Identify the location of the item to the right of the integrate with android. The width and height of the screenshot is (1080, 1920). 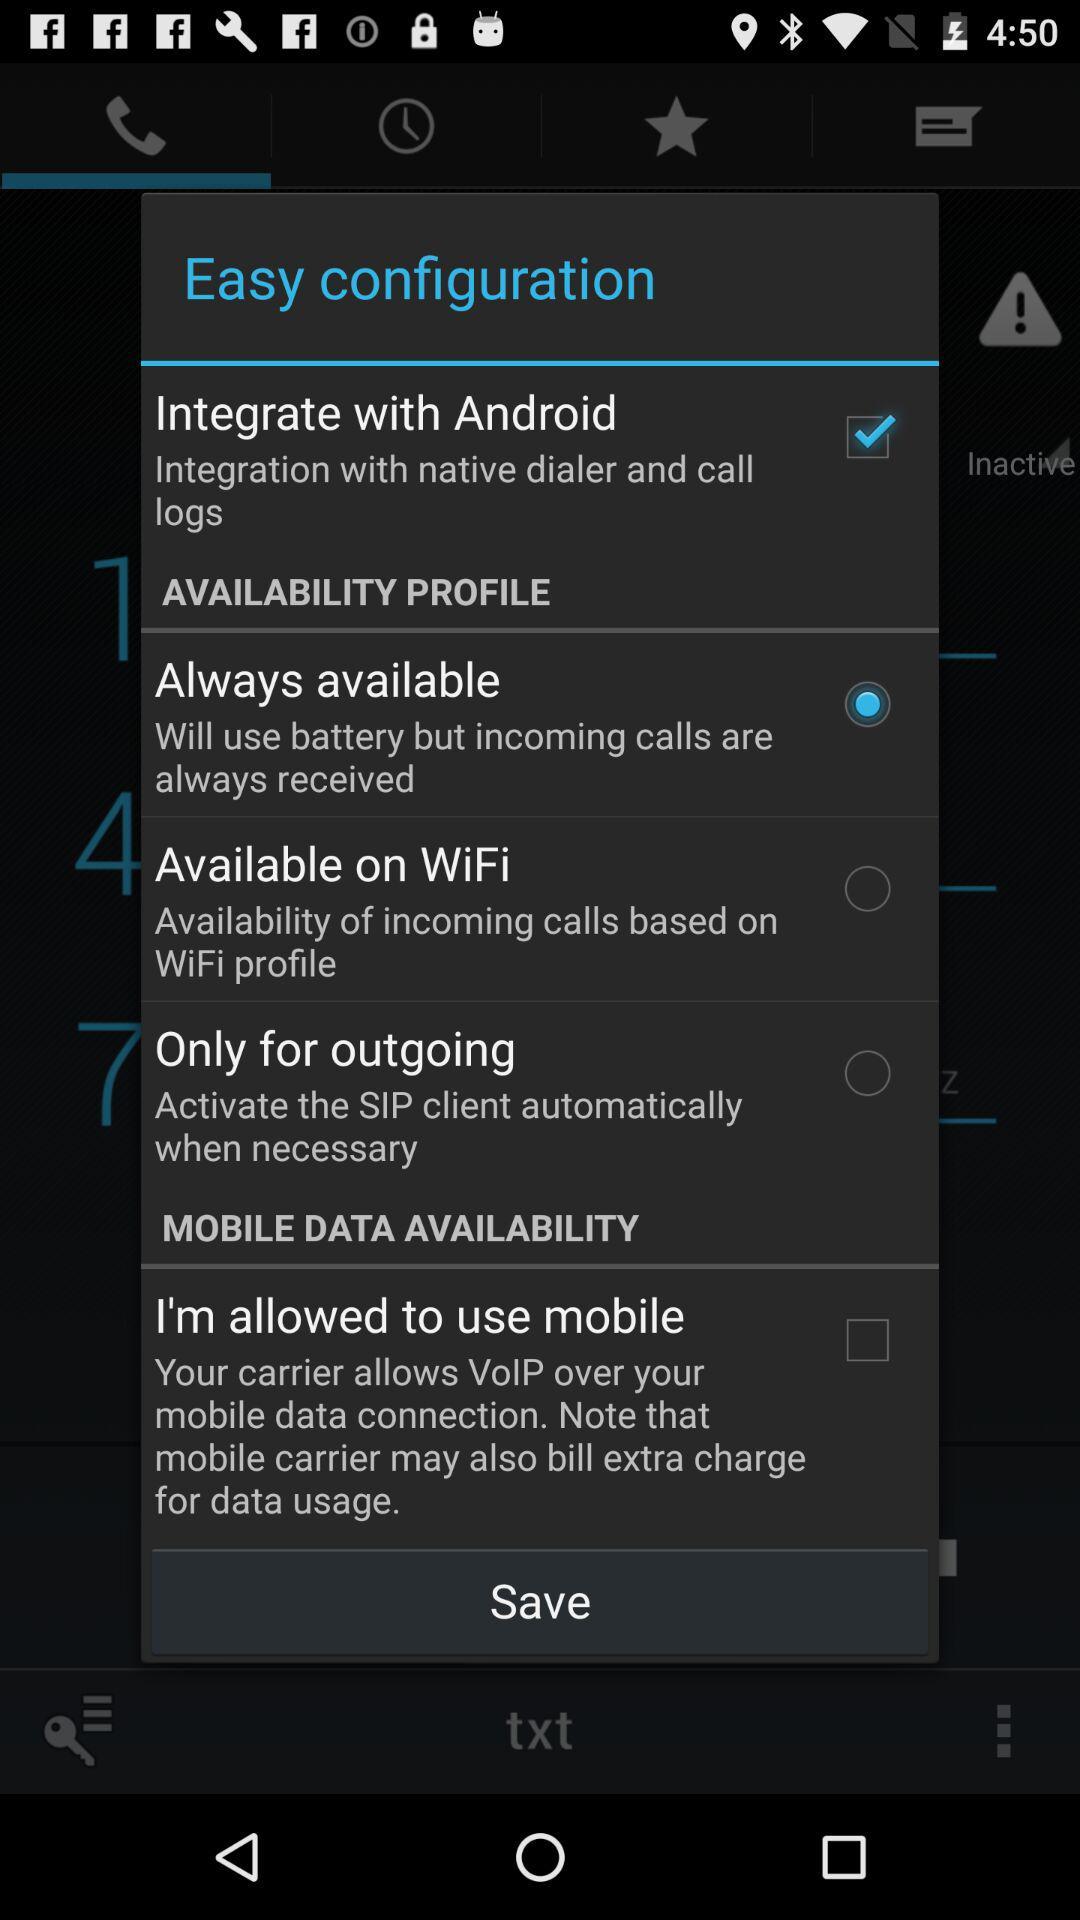
(866, 436).